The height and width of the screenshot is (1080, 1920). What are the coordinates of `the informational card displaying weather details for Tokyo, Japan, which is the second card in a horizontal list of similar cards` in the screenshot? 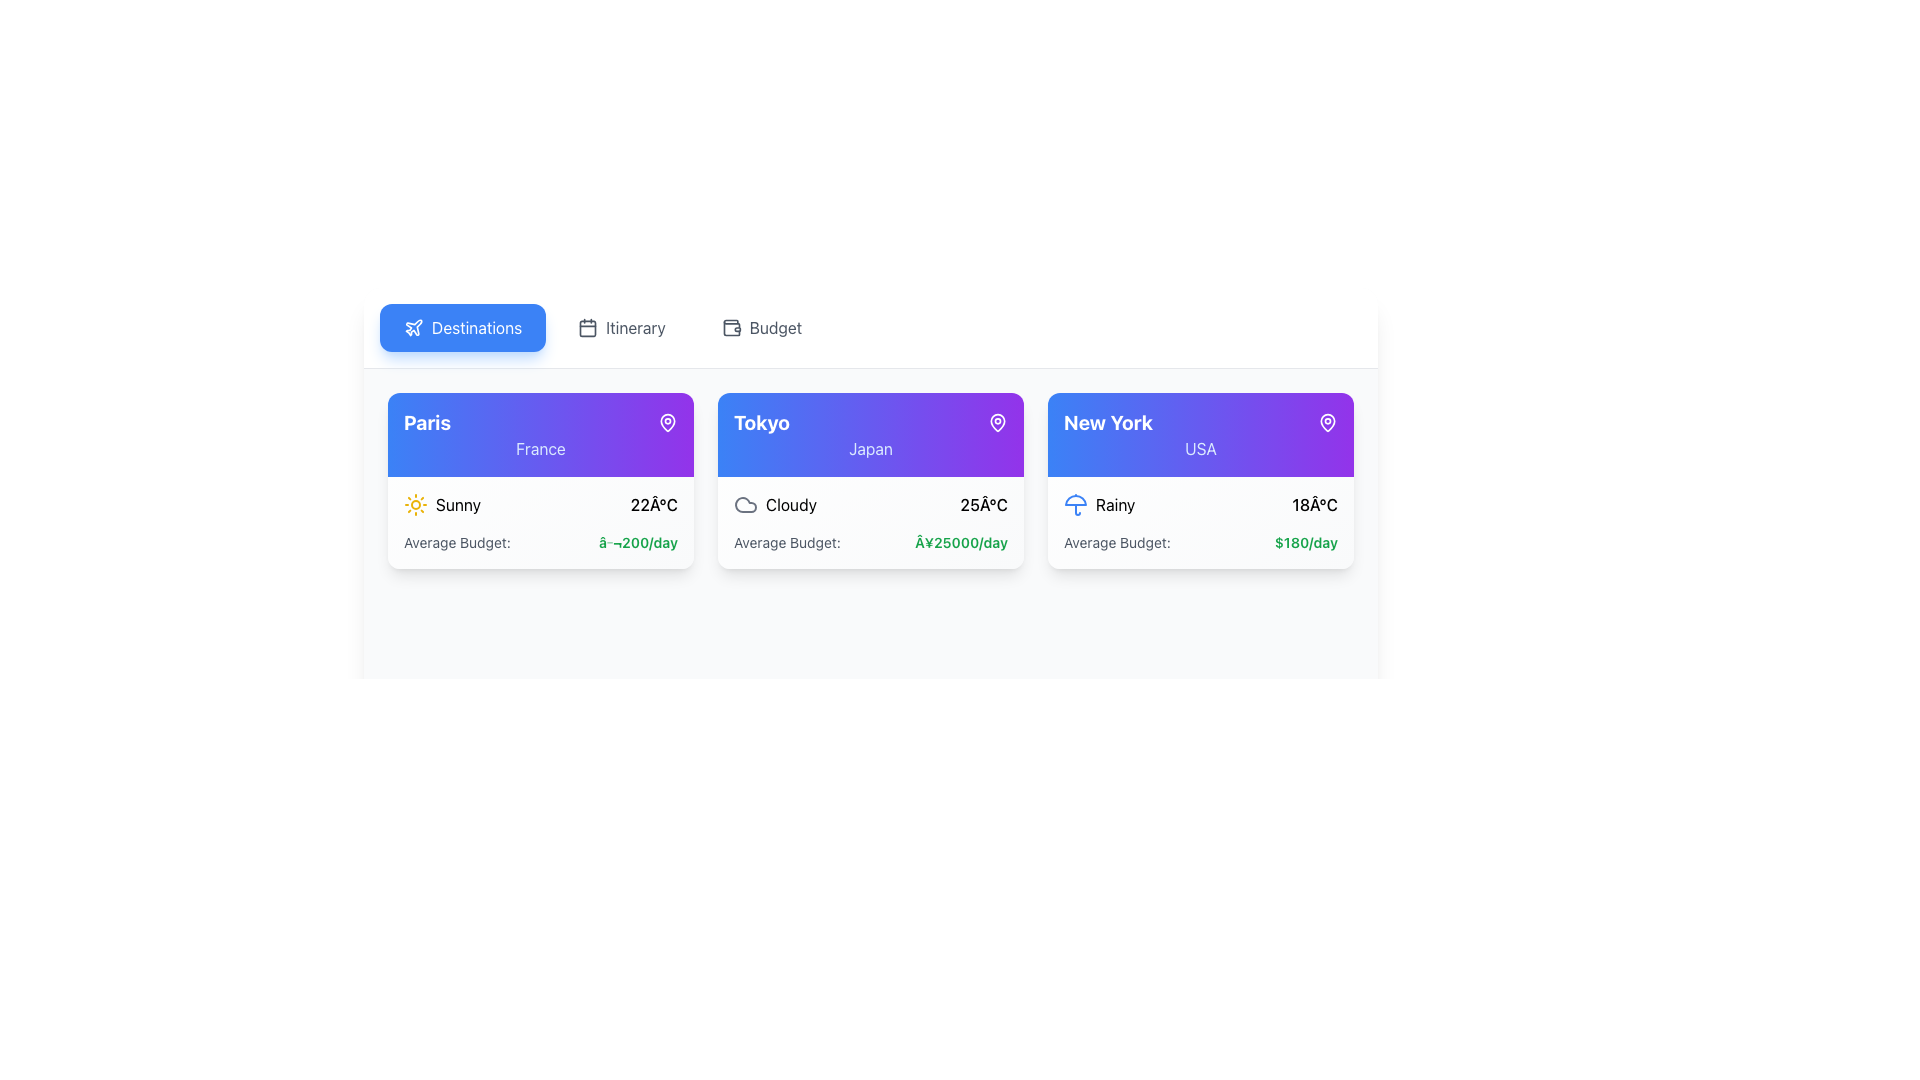 It's located at (870, 481).